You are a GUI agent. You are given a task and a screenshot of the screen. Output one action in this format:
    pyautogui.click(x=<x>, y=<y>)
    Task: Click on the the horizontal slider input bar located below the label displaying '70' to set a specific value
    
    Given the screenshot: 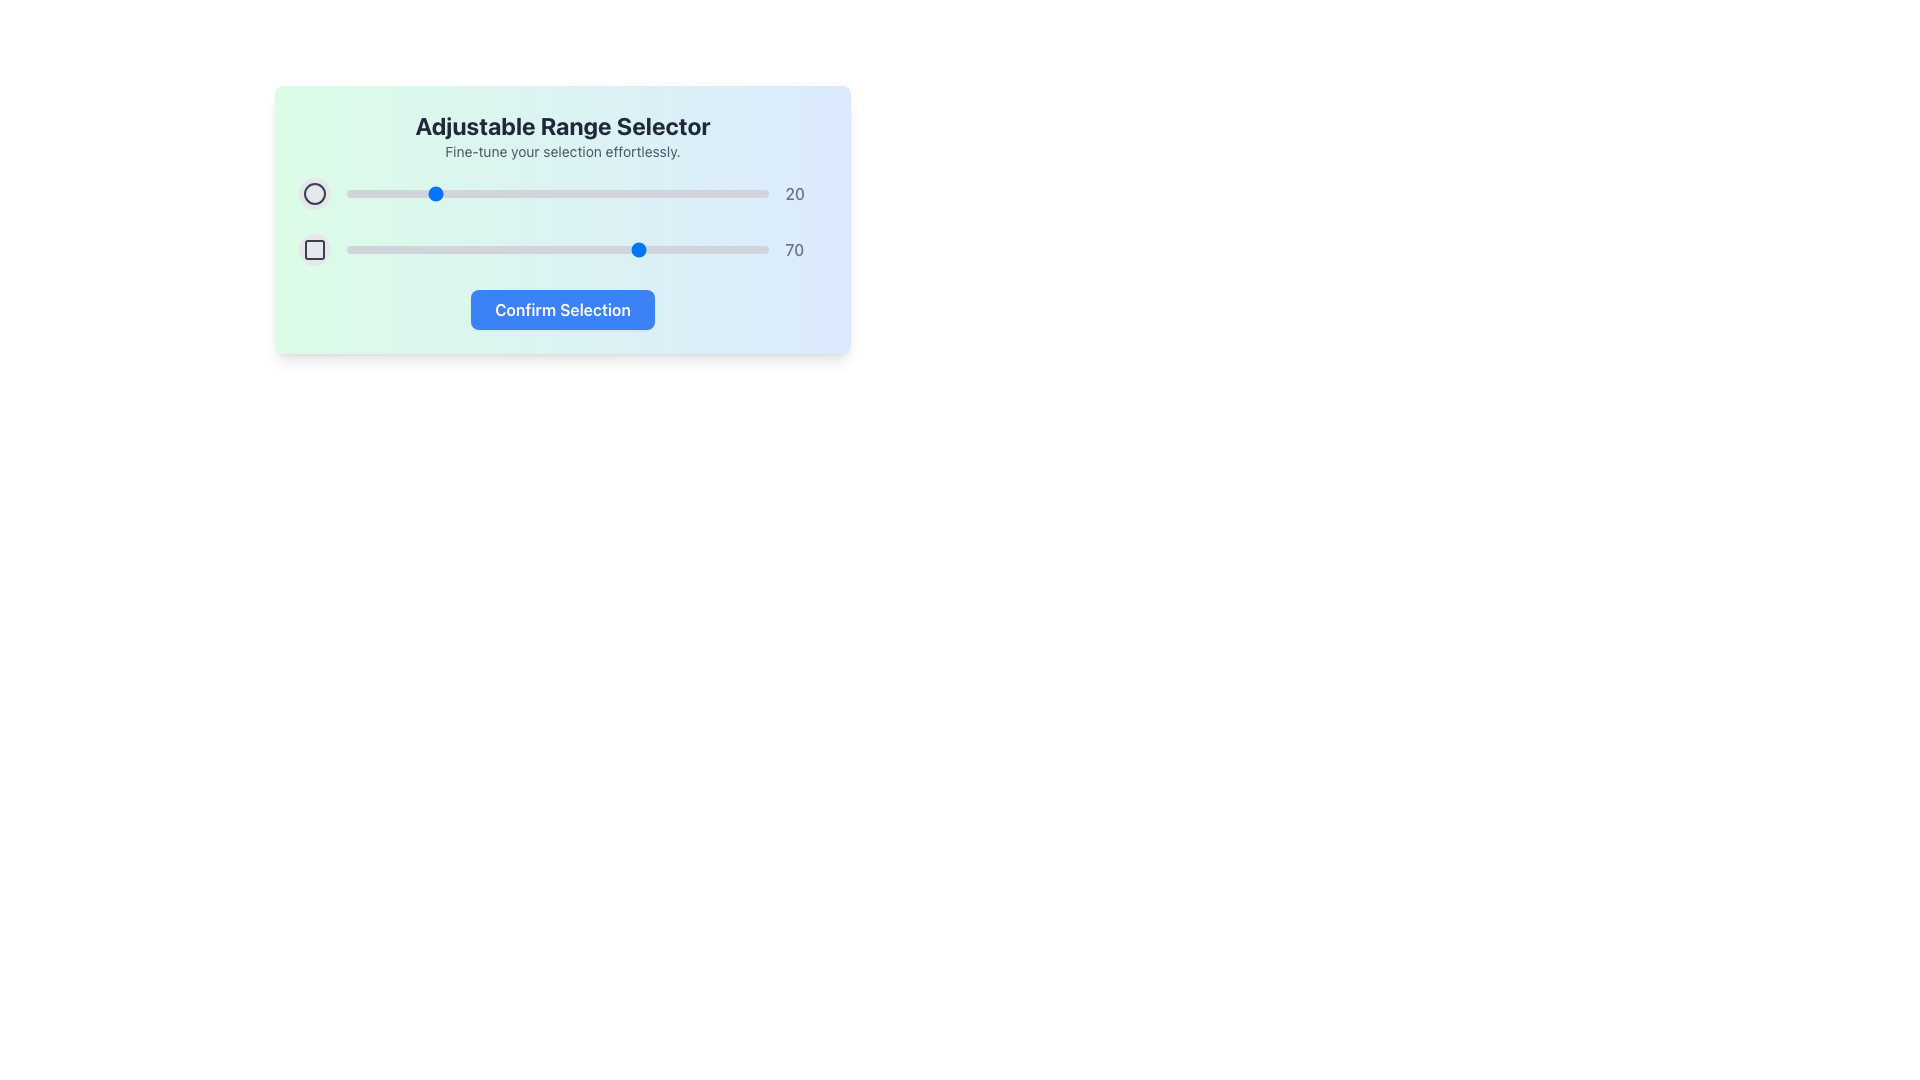 What is the action you would take?
    pyautogui.click(x=558, y=249)
    